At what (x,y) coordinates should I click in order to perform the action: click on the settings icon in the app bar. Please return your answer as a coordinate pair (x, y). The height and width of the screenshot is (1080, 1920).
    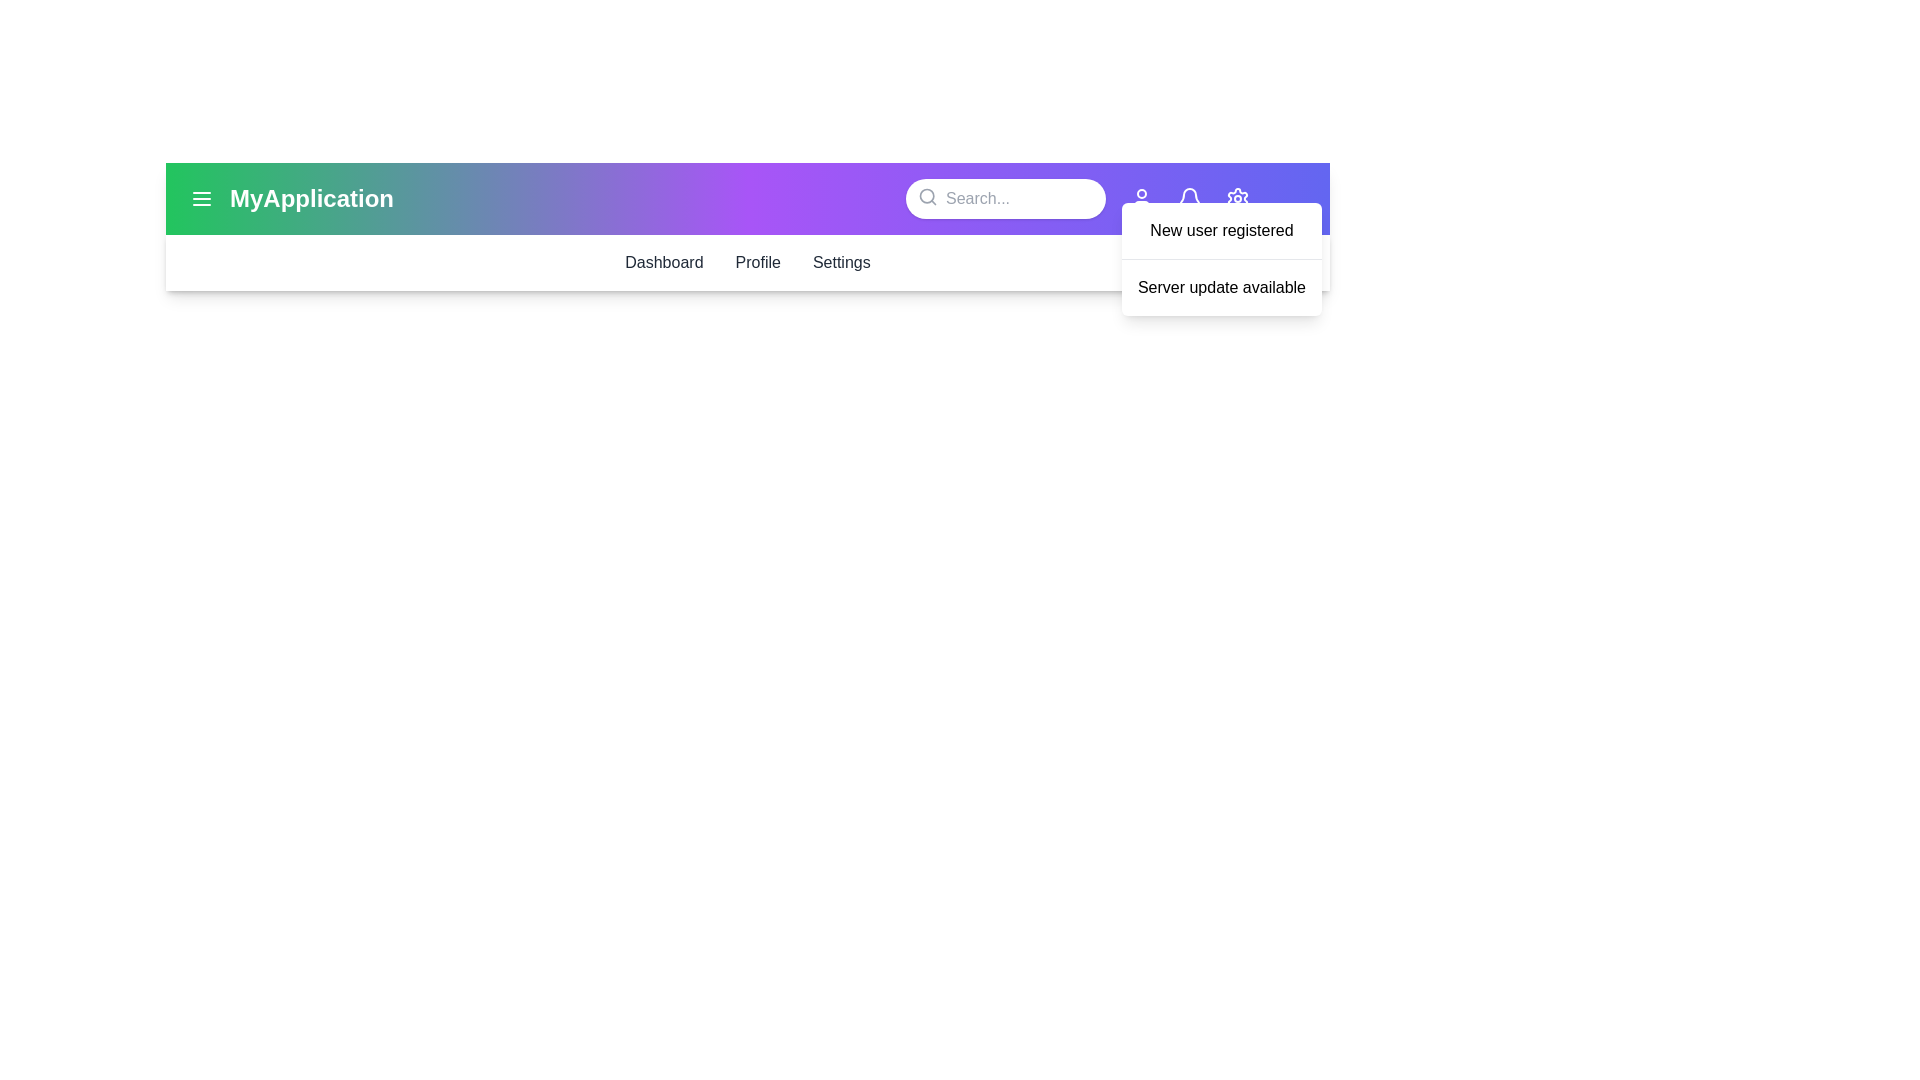
    Looking at the image, I should click on (1237, 199).